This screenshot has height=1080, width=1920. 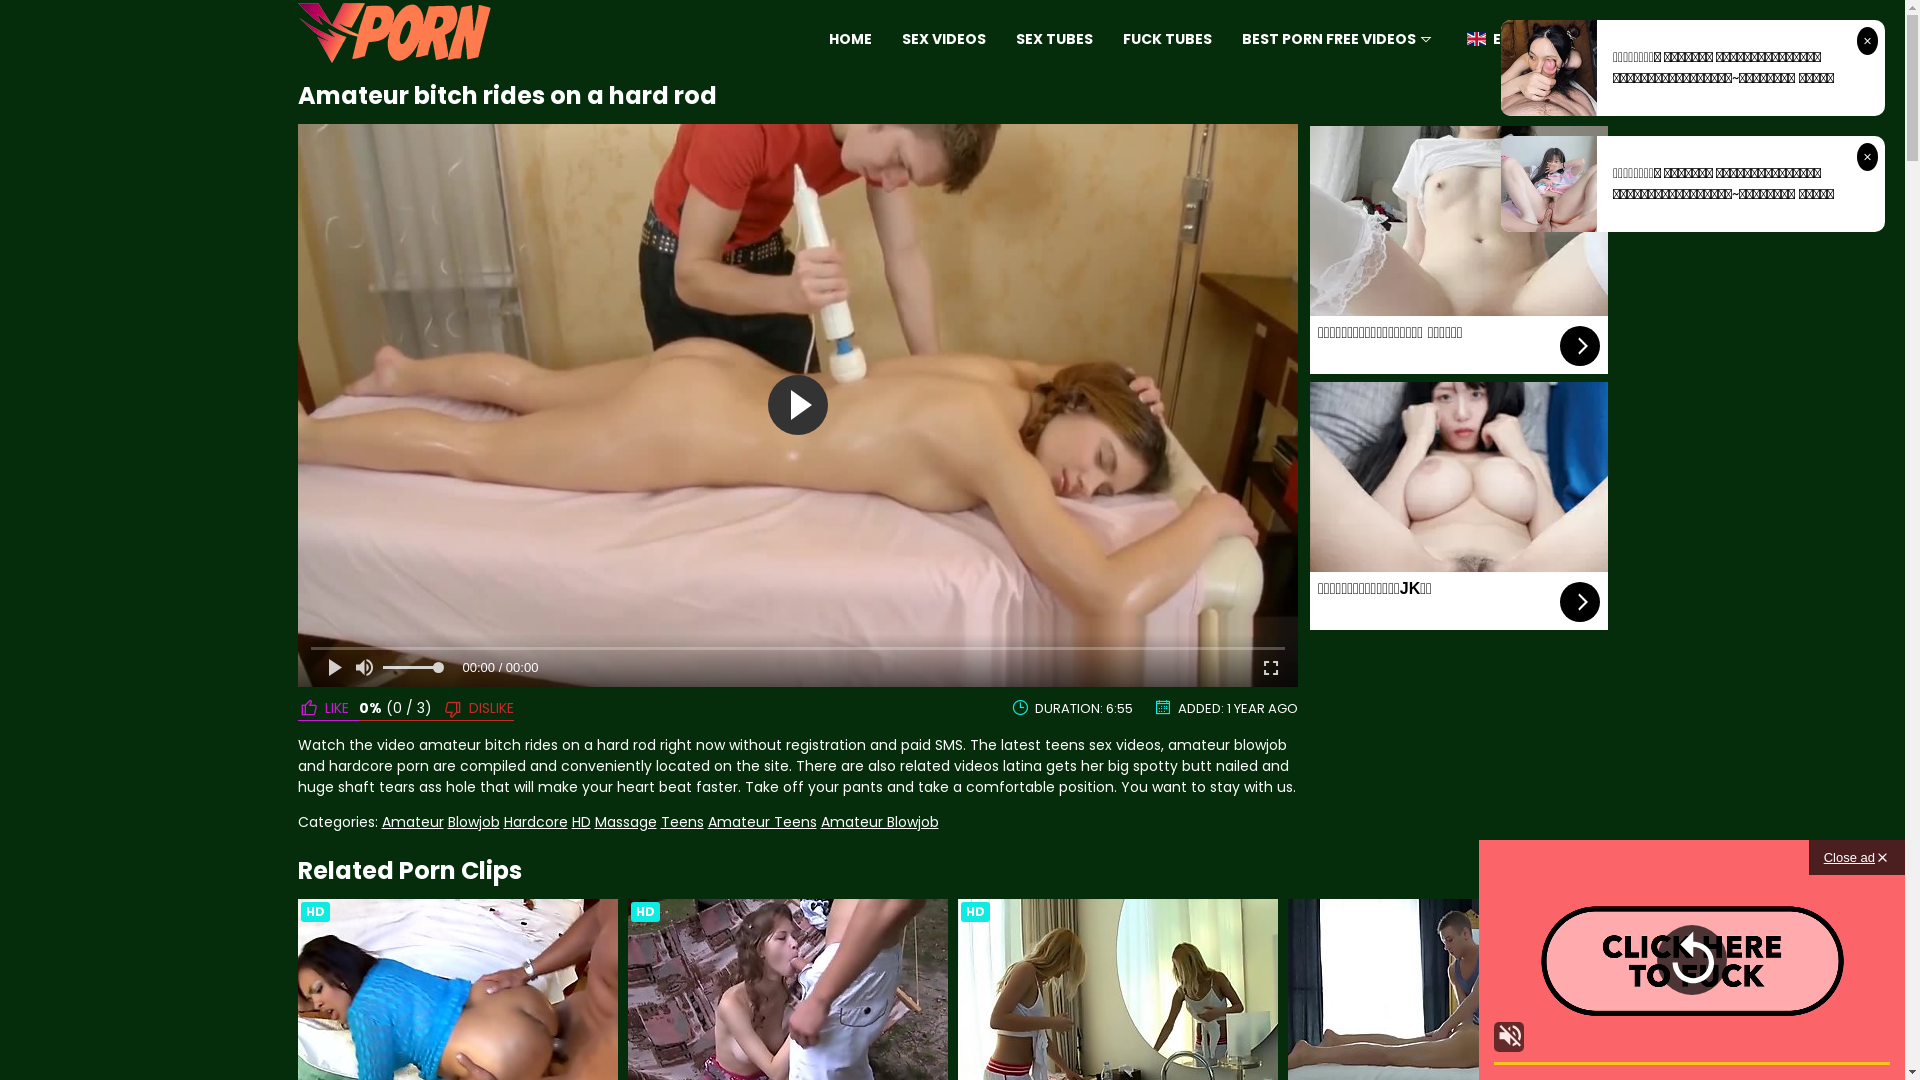 I want to click on 'Amateur', so click(x=411, y=821).